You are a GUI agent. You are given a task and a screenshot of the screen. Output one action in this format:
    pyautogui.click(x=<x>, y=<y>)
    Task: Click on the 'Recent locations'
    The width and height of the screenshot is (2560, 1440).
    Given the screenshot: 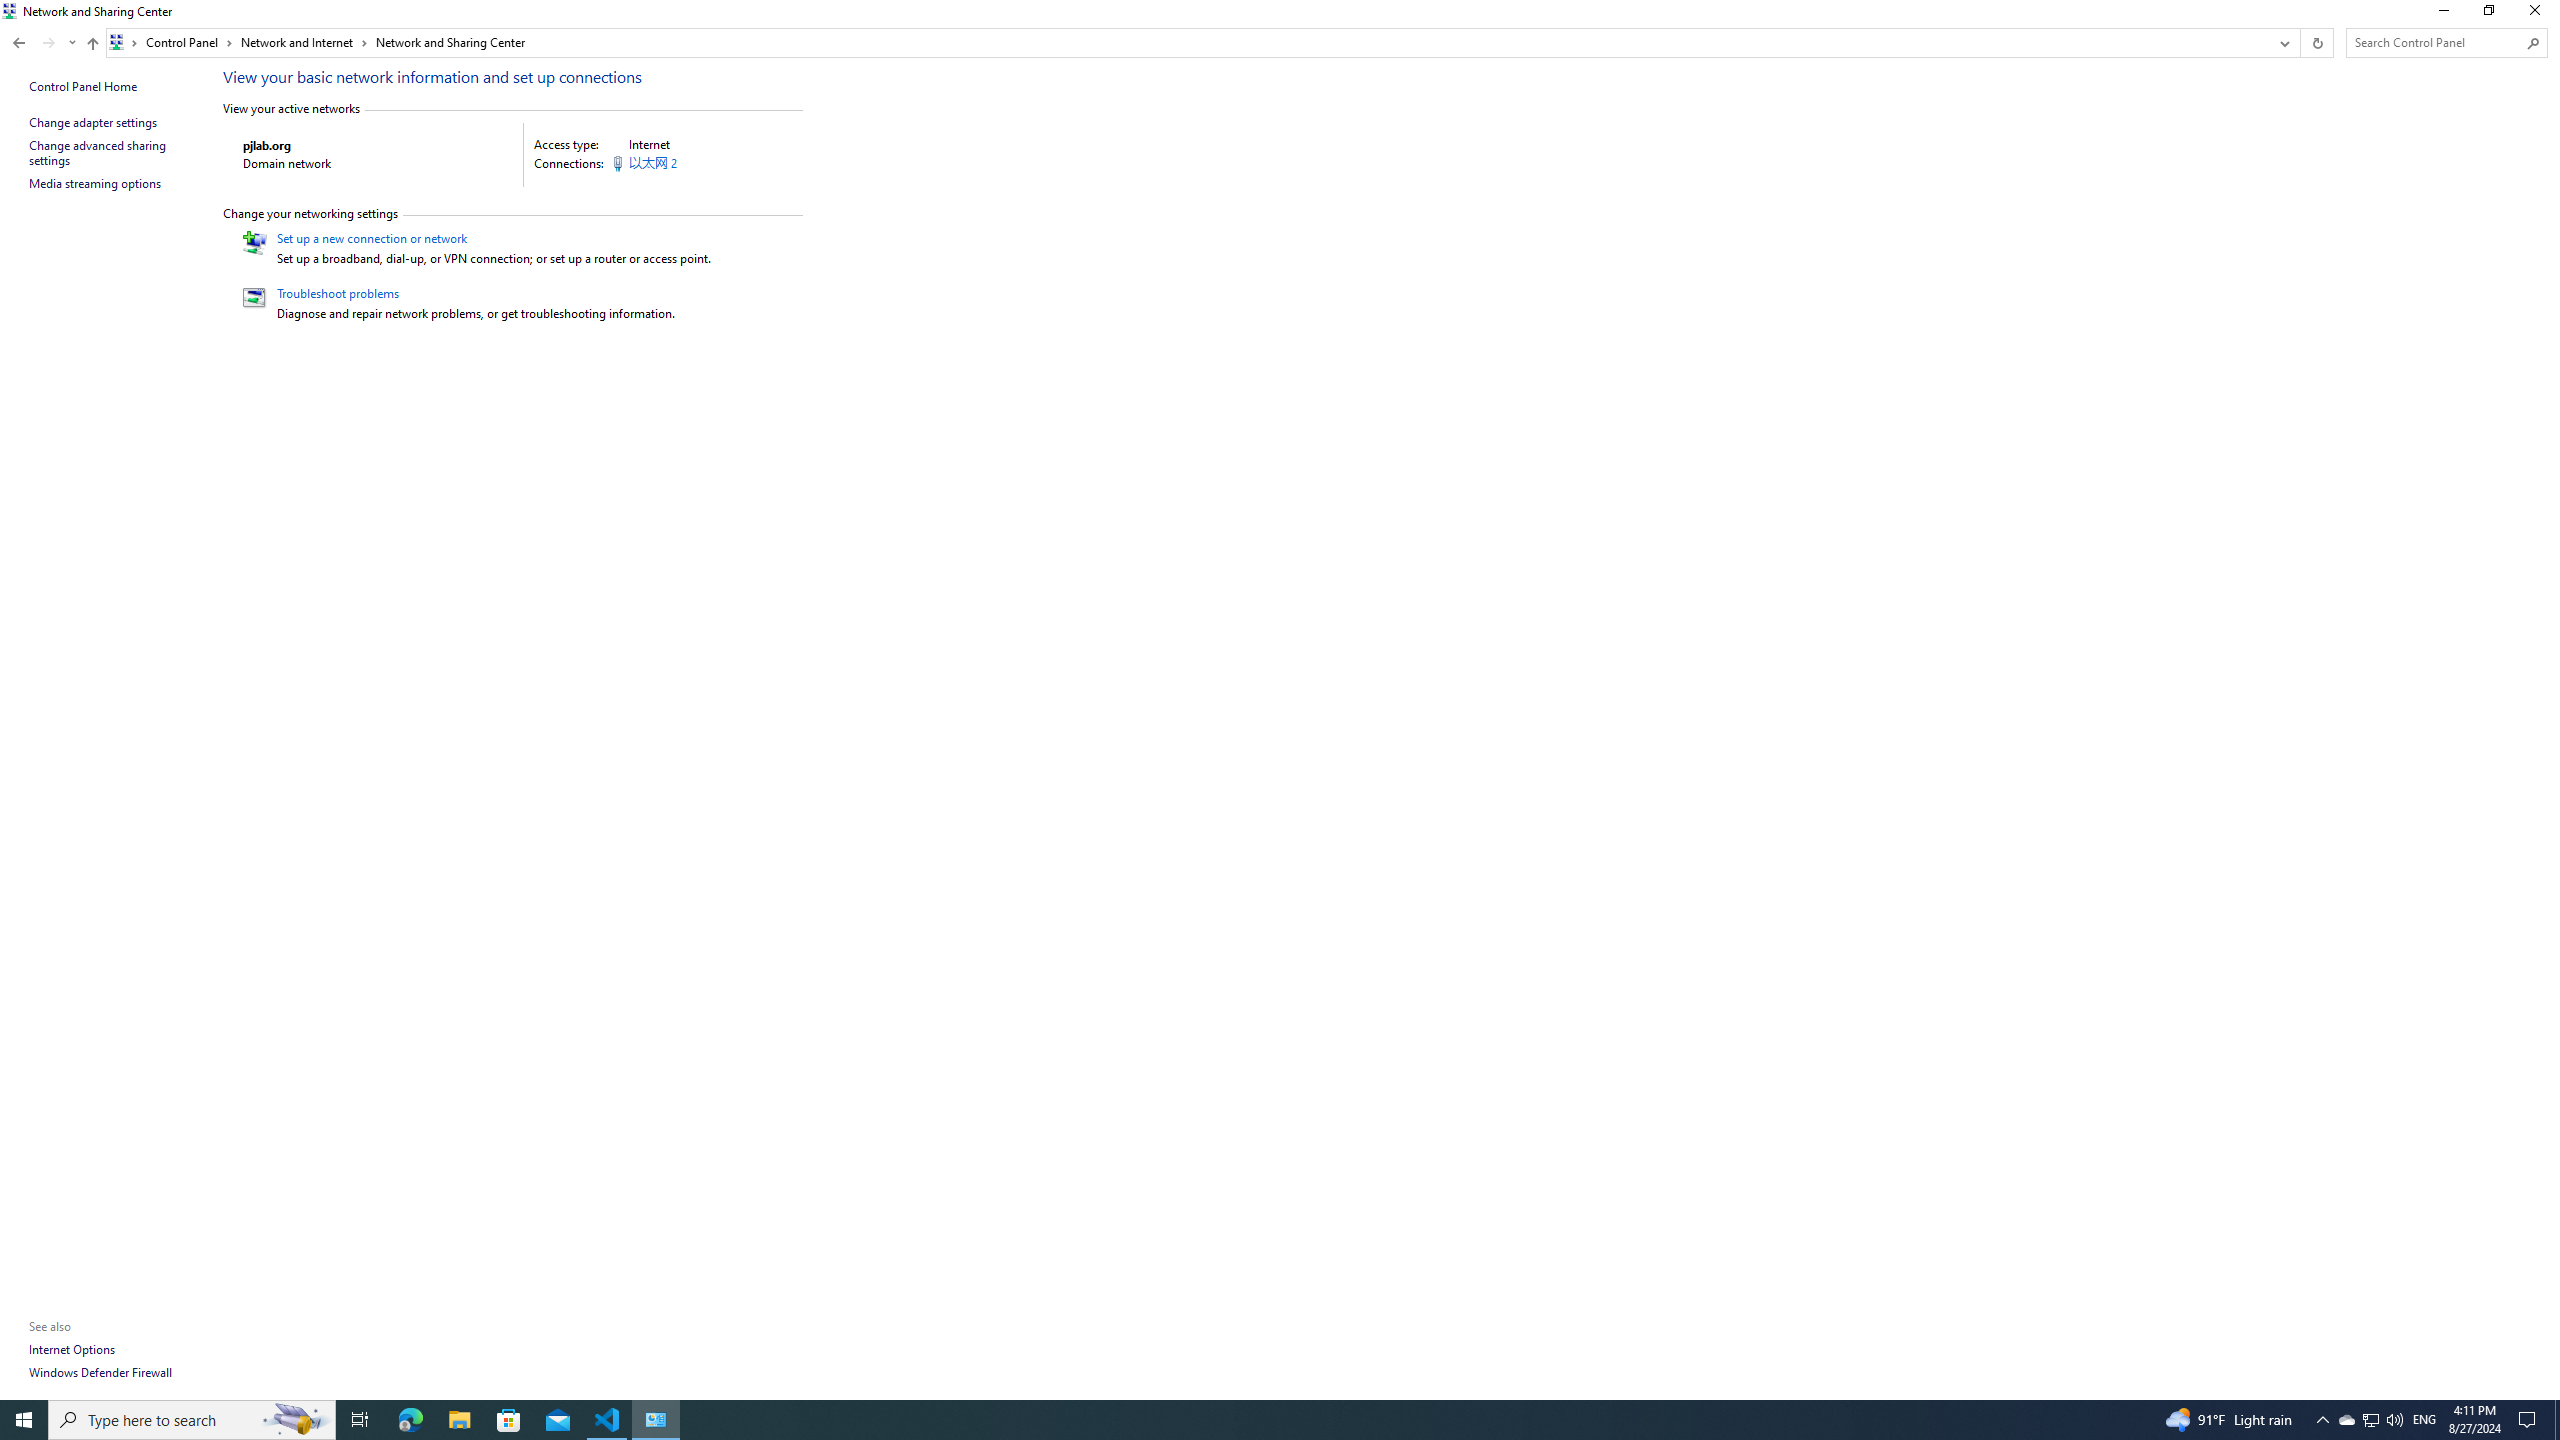 What is the action you would take?
    pyautogui.click(x=70, y=42)
    